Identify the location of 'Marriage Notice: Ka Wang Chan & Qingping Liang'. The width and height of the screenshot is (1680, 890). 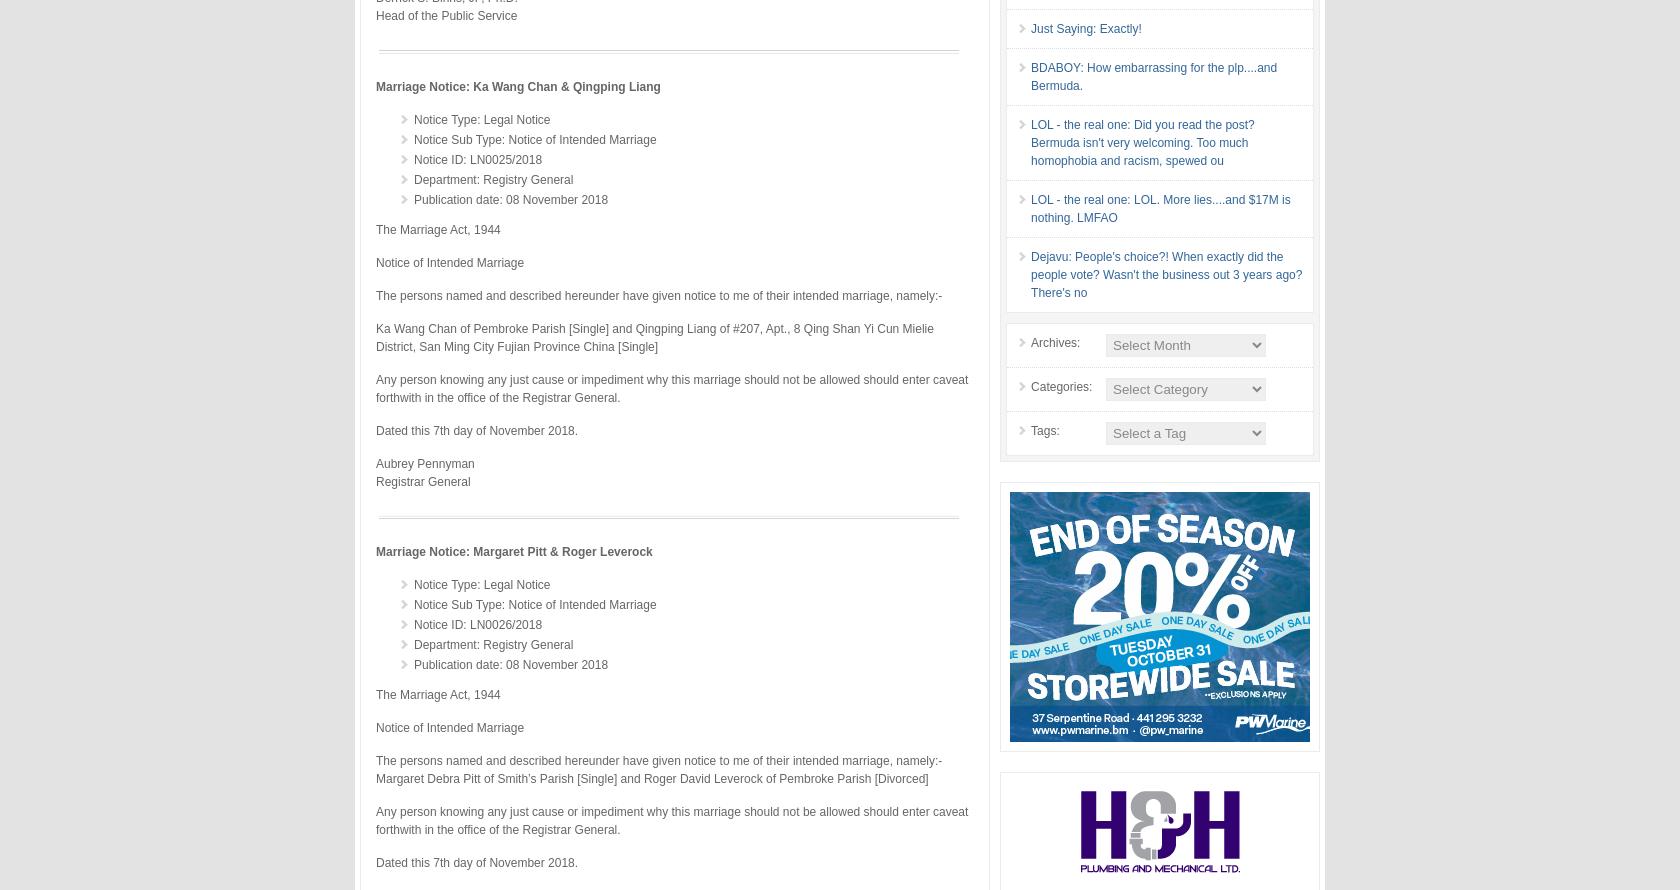
(517, 84).